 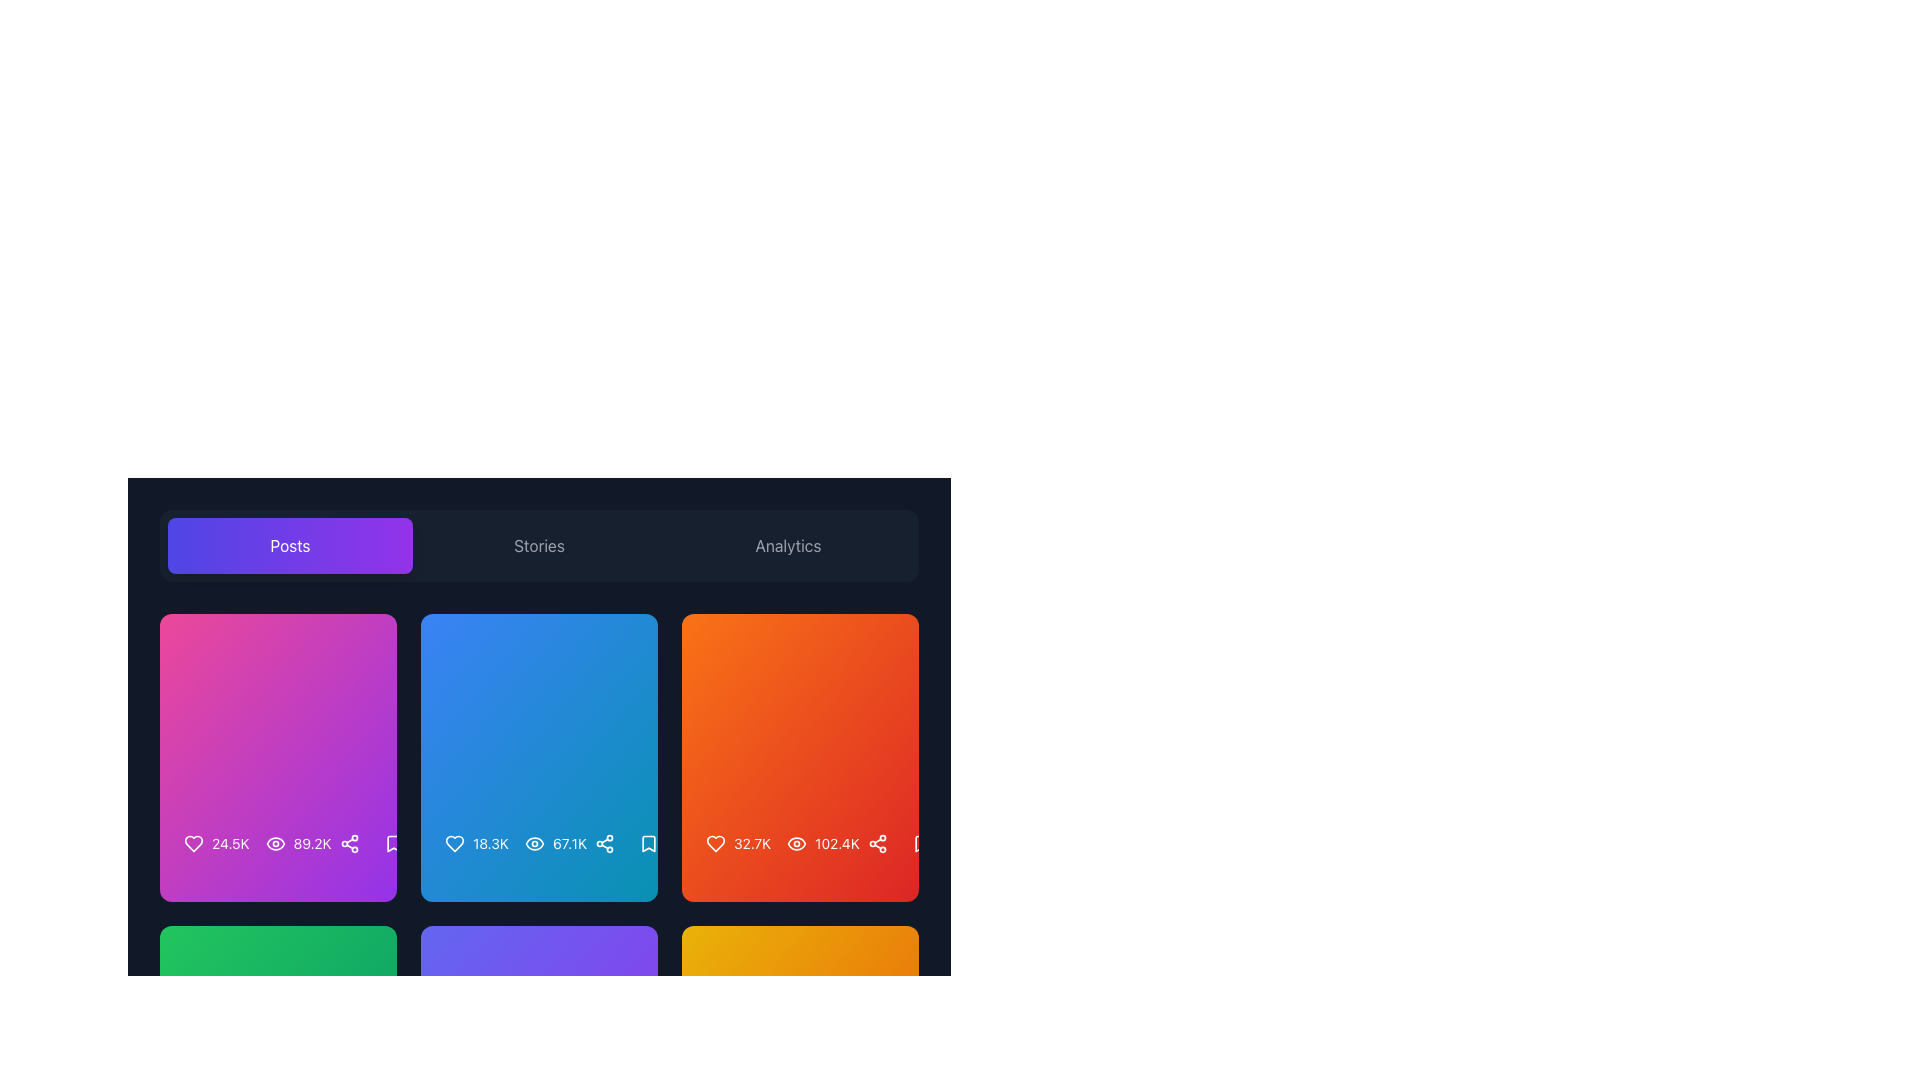 What do you see at coordinates (193, 844) in the screenshot?
I see `the heart-shaped icon with a white stroke against a pink background located in the bottom-left corner of the first card to like or unlike the content` at bounding box center [193, 844].